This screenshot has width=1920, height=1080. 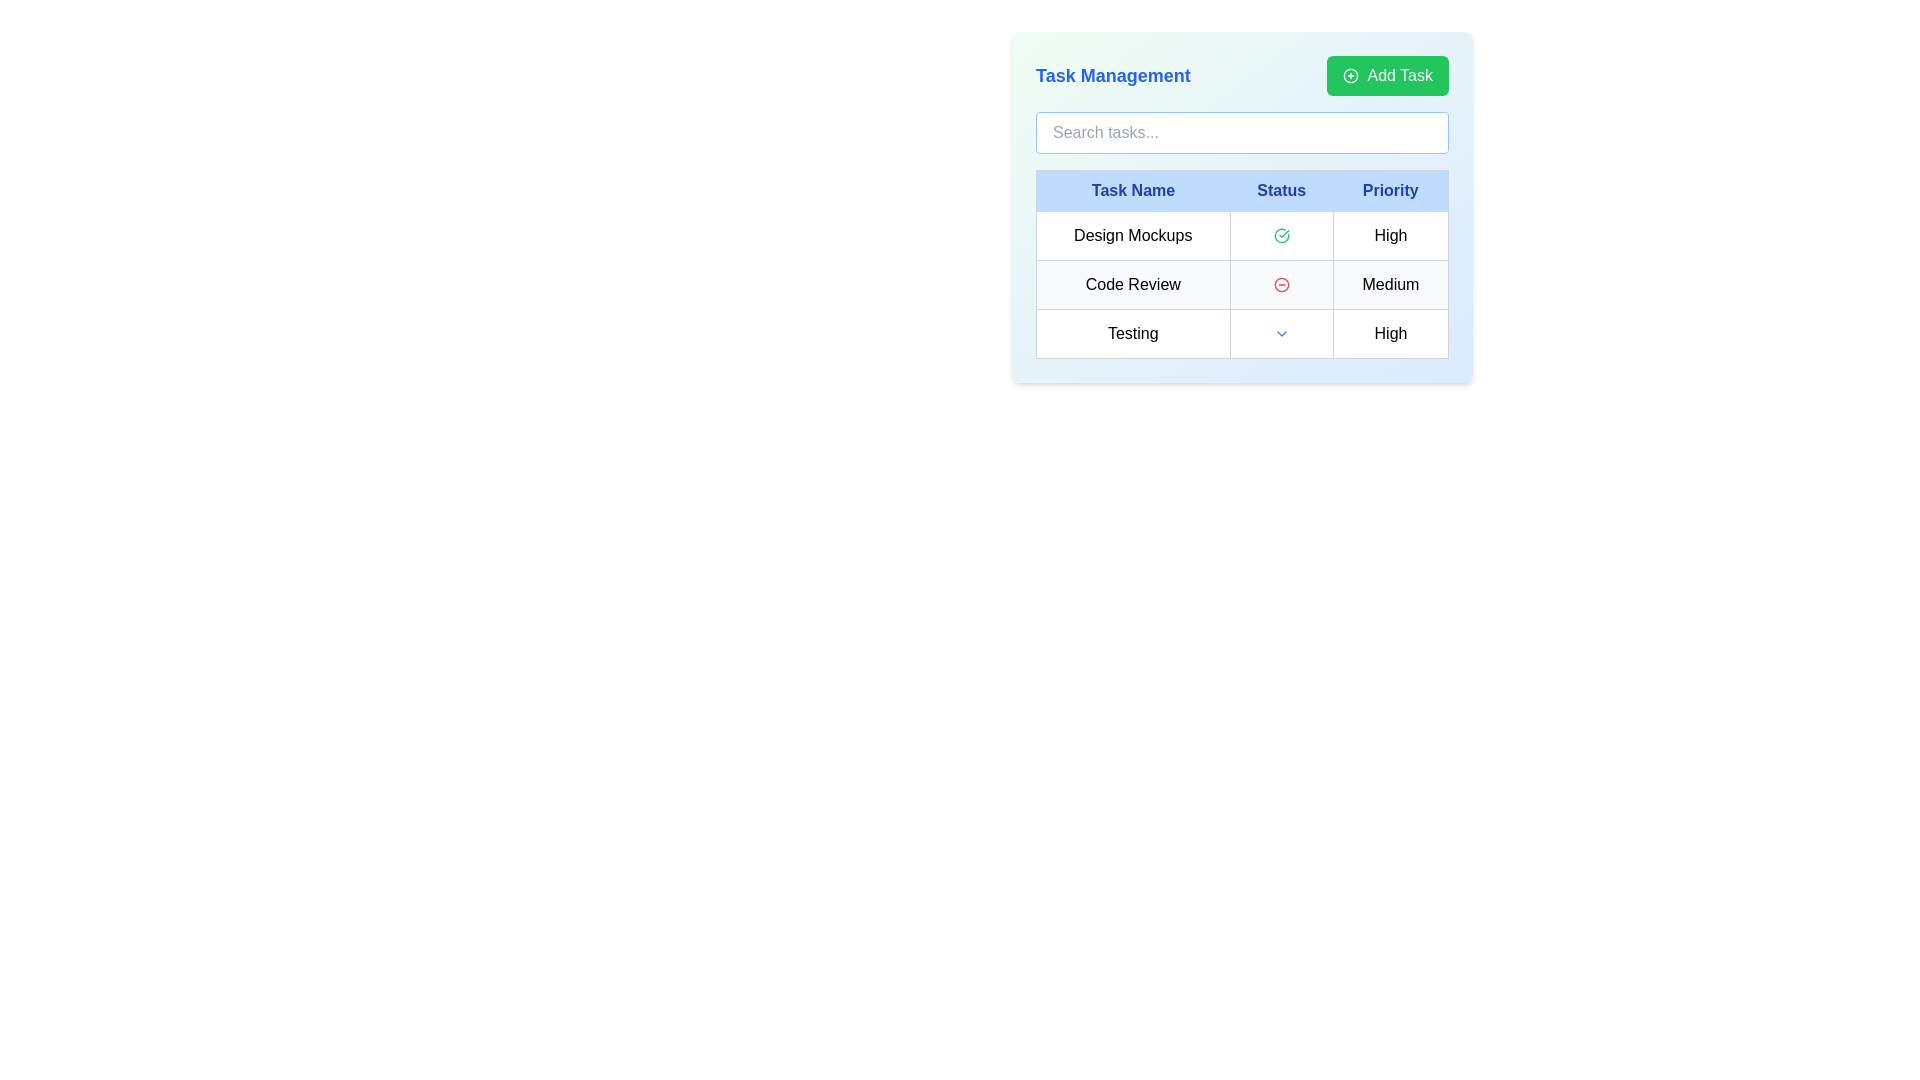 What do you see at coordinates (1112, 75) in the screenshot?
I see `the Text Header that serves as a title or header for the task management section, located at the top-left corner of the group containing the 'Add Task' button and an SVG icon` at bounding box center [1112, 75].